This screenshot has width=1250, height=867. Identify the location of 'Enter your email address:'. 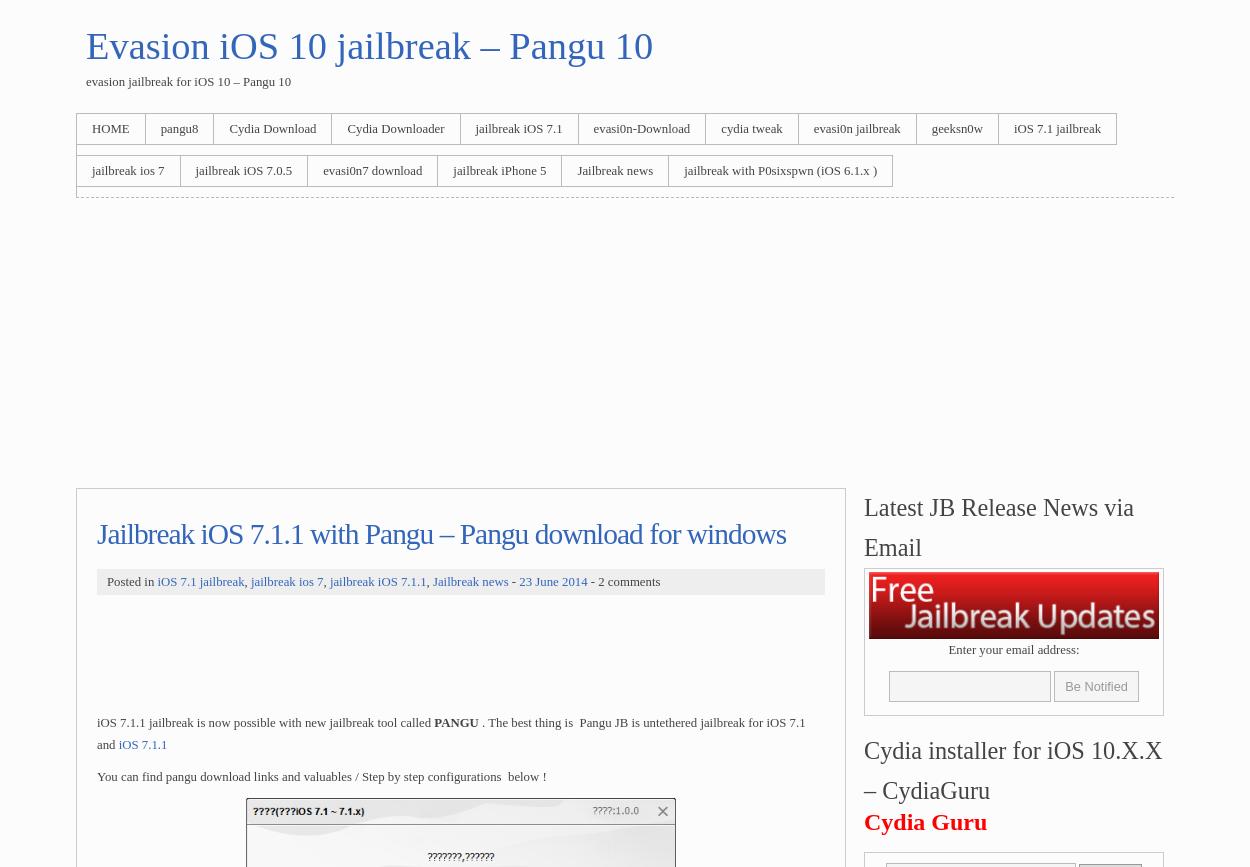
(947, 648).